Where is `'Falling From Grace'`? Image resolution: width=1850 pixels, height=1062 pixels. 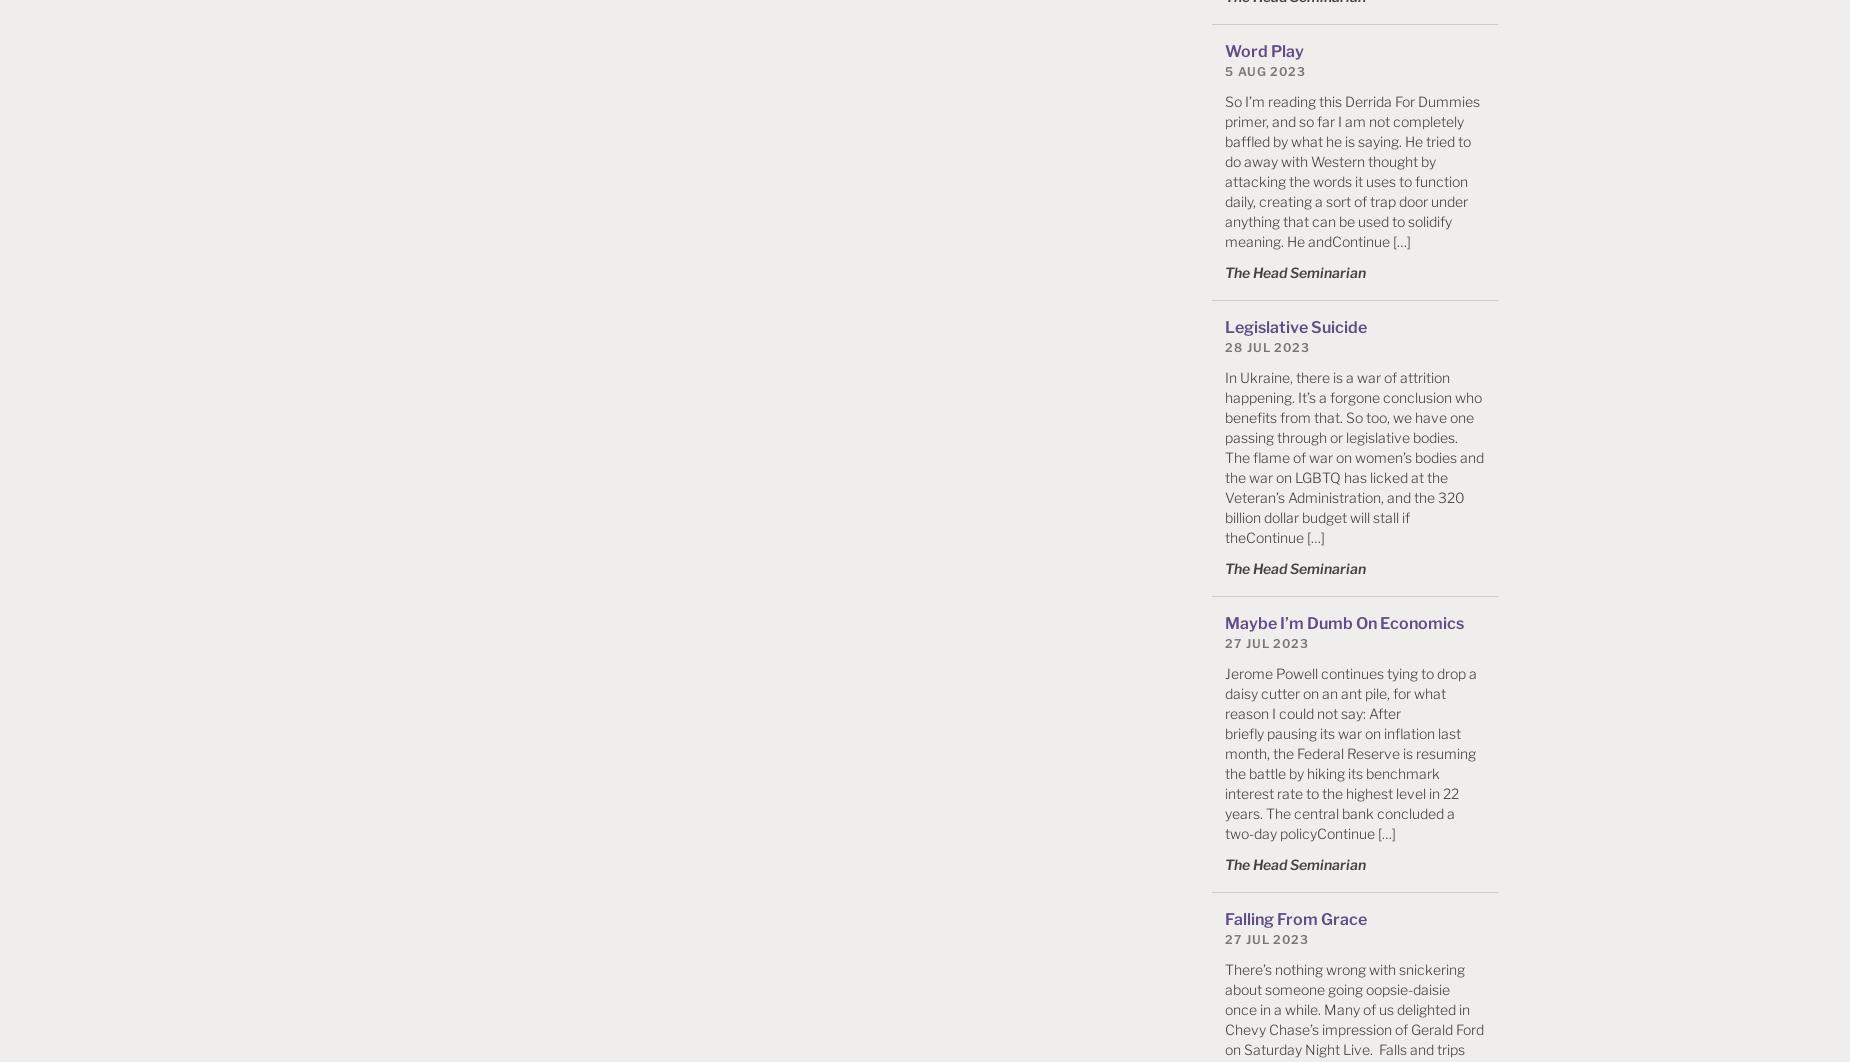 'Falling From Grace' is located at coordinates (1294, 918).